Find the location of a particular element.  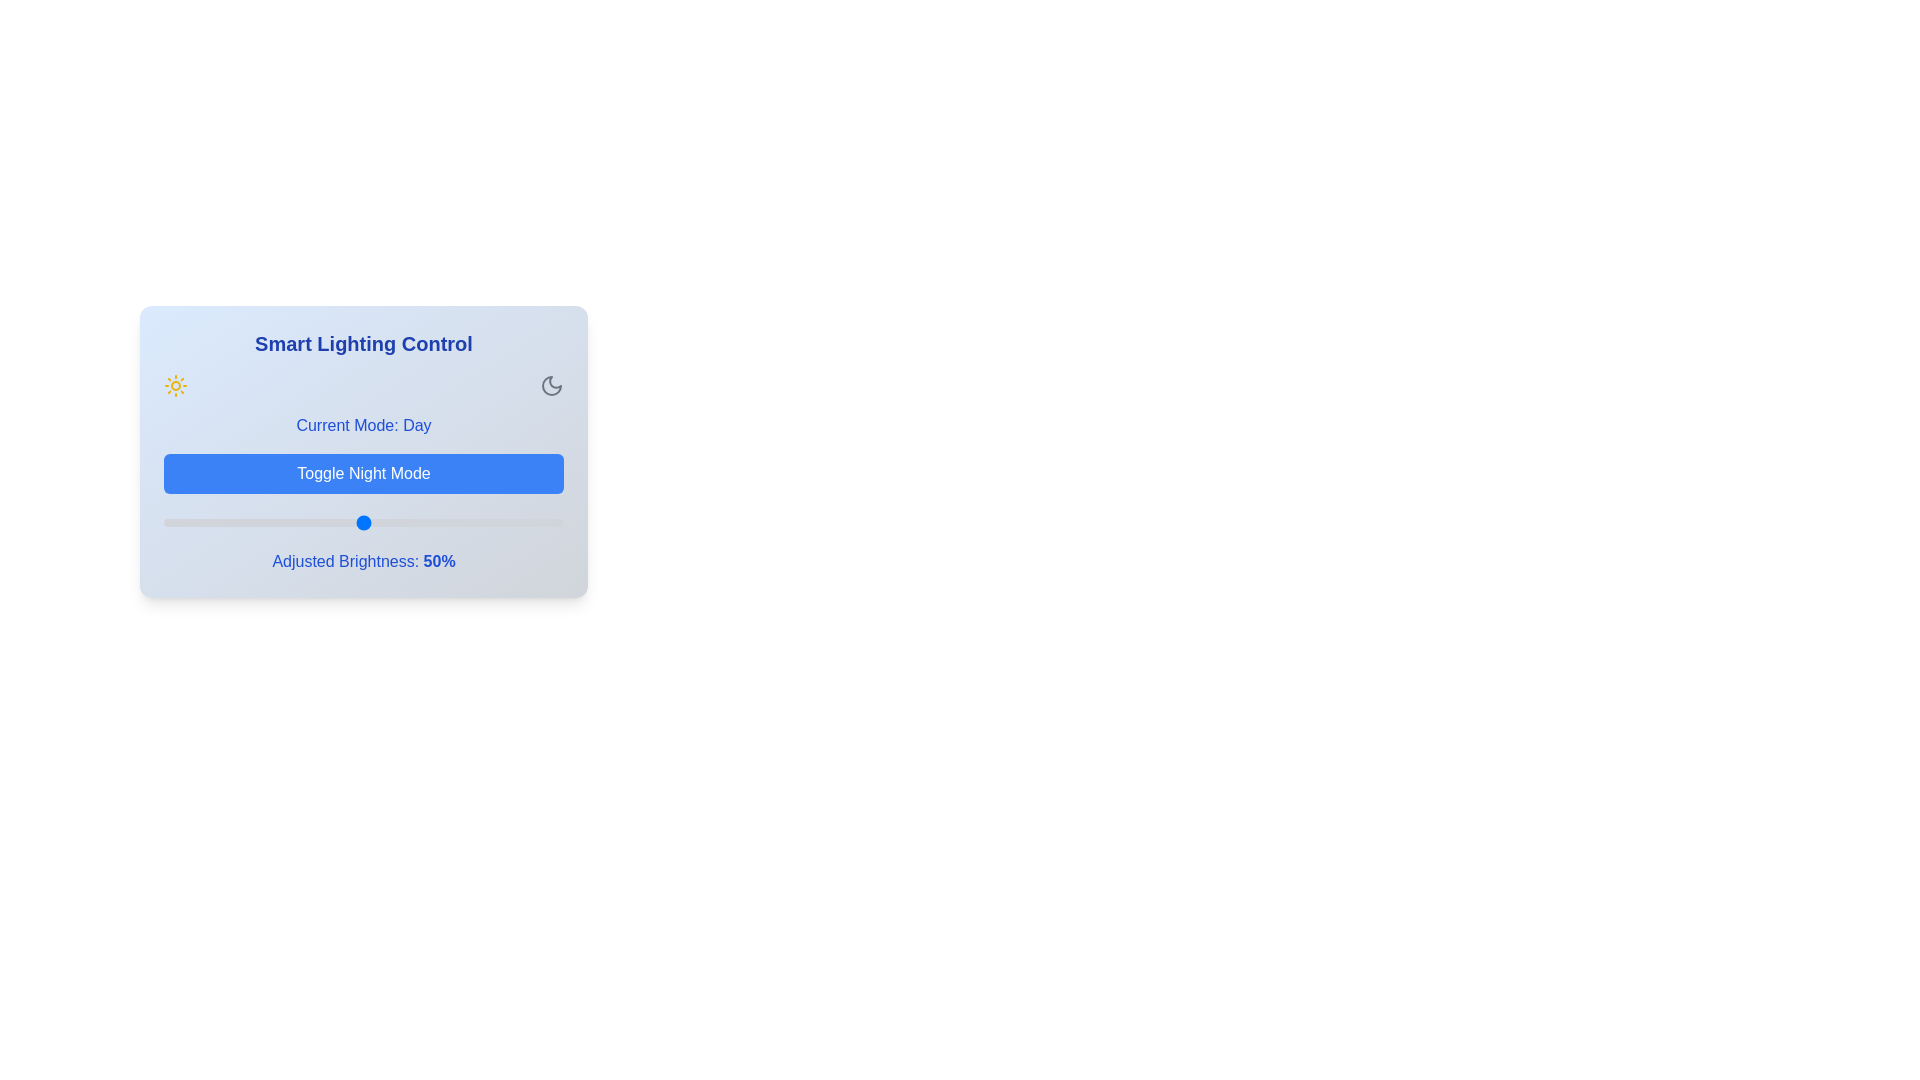

the button that toggles between day and night modes in the 'Smart Lighting Control' interface to switch to night mode is located at coordinates (364, 474).